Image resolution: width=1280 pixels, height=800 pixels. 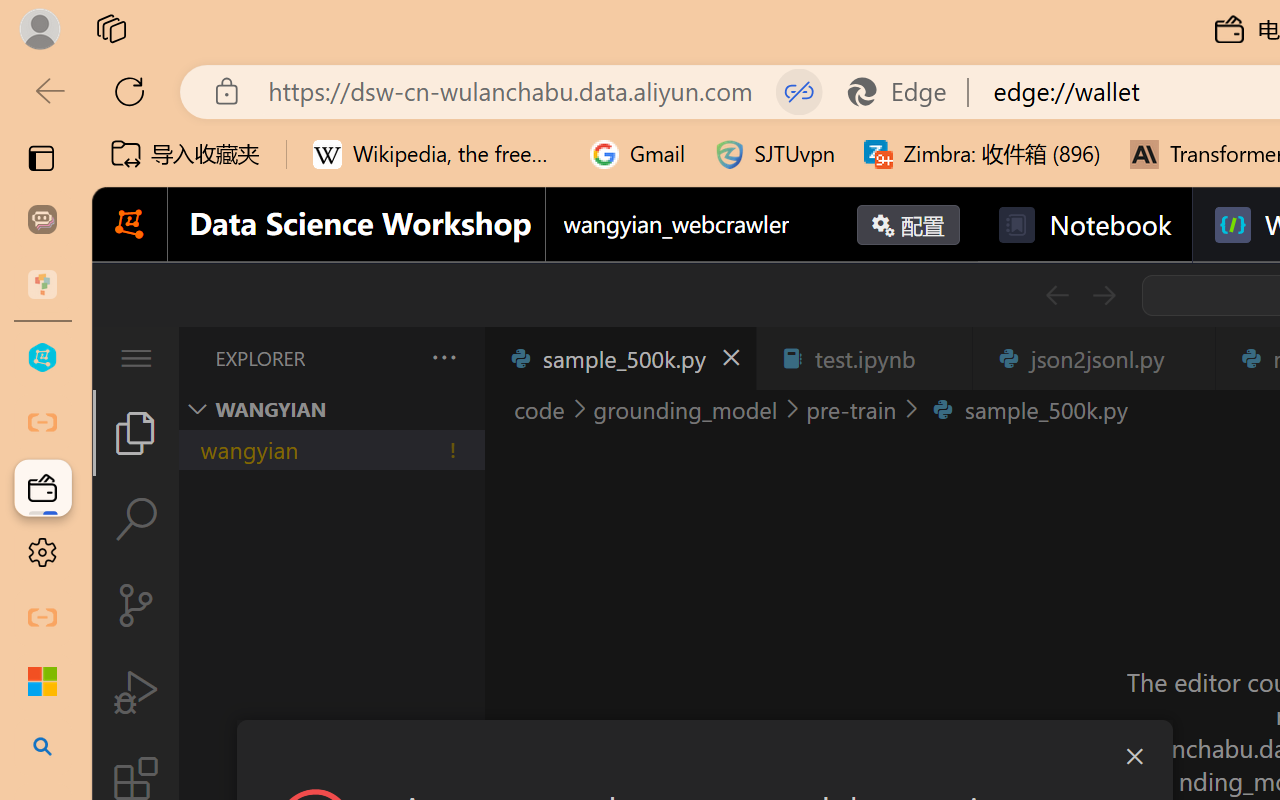 What do you see at coordinates (134, 432) in the screenshot?
I see `'Explorer (Ctrl+Shift+E)'` at bounding box center [134, 432].